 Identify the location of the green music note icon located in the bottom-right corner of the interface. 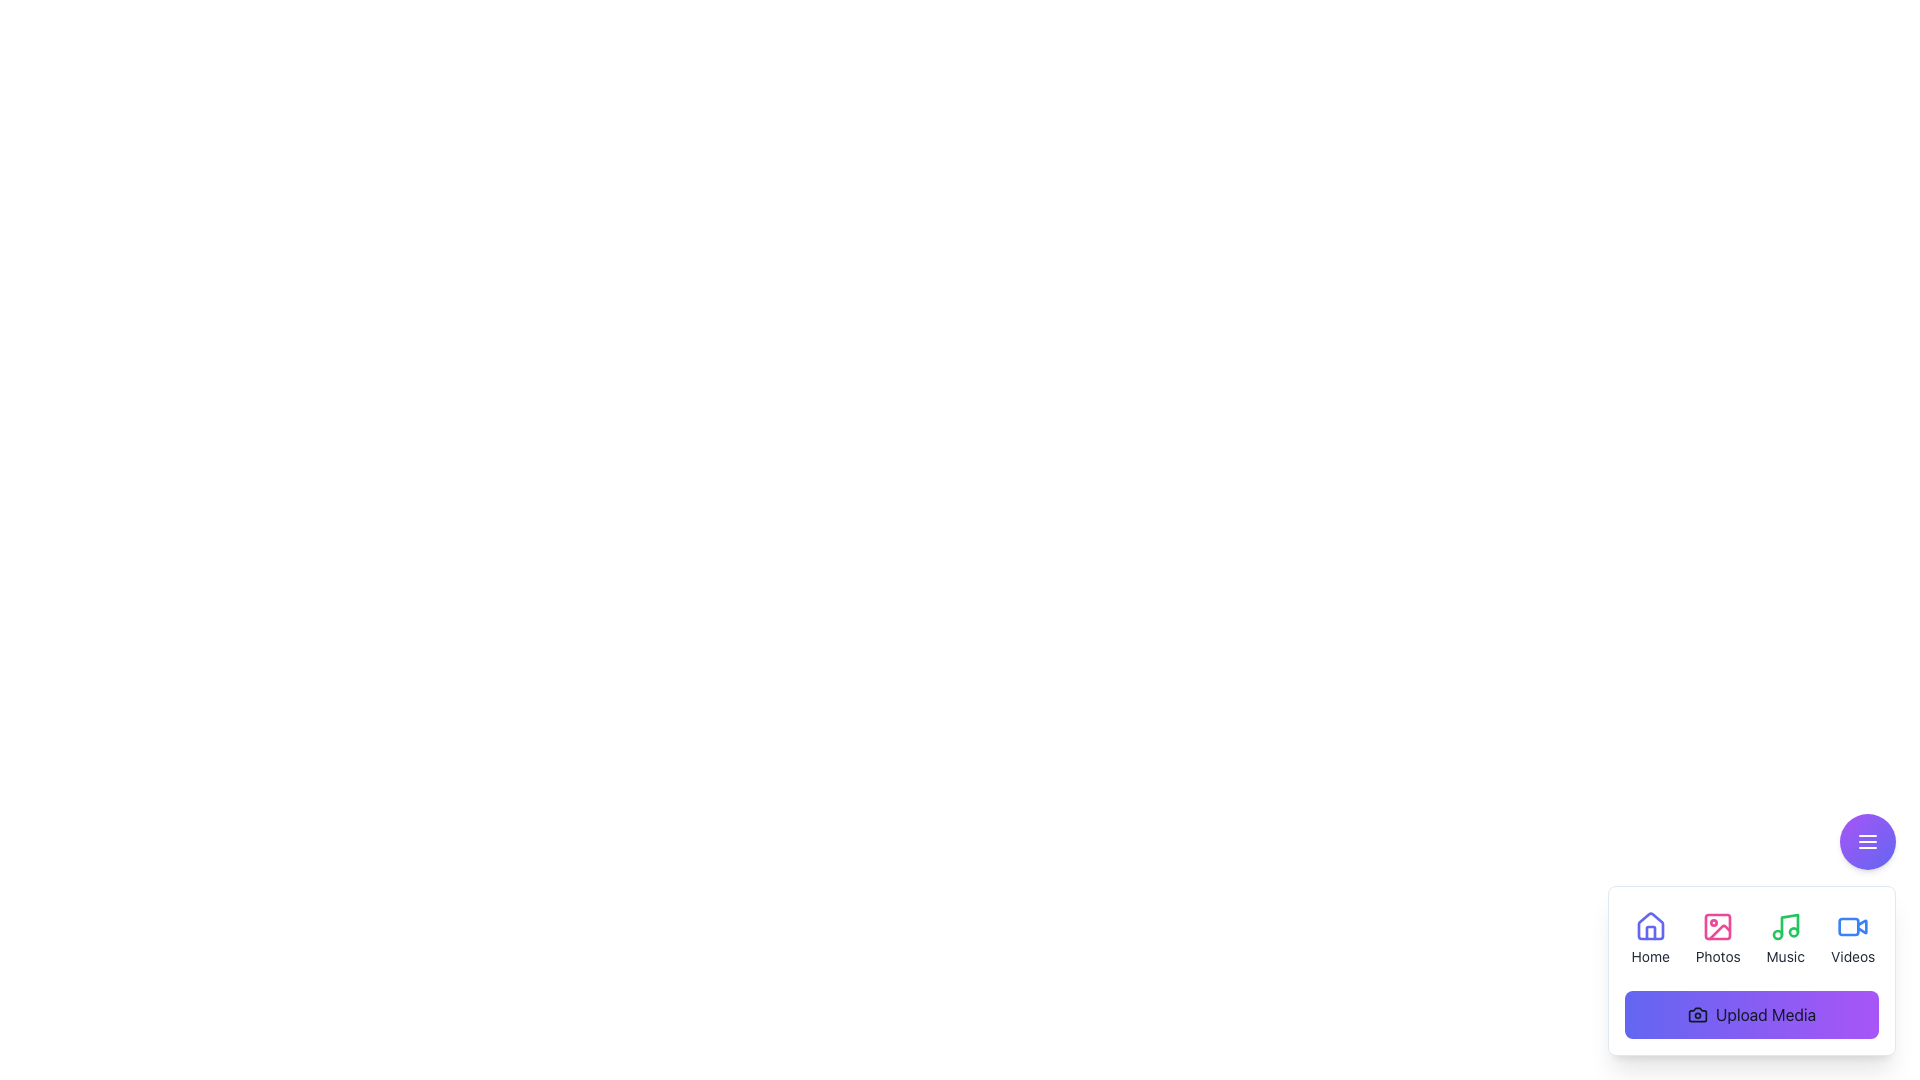
(1785, 926).